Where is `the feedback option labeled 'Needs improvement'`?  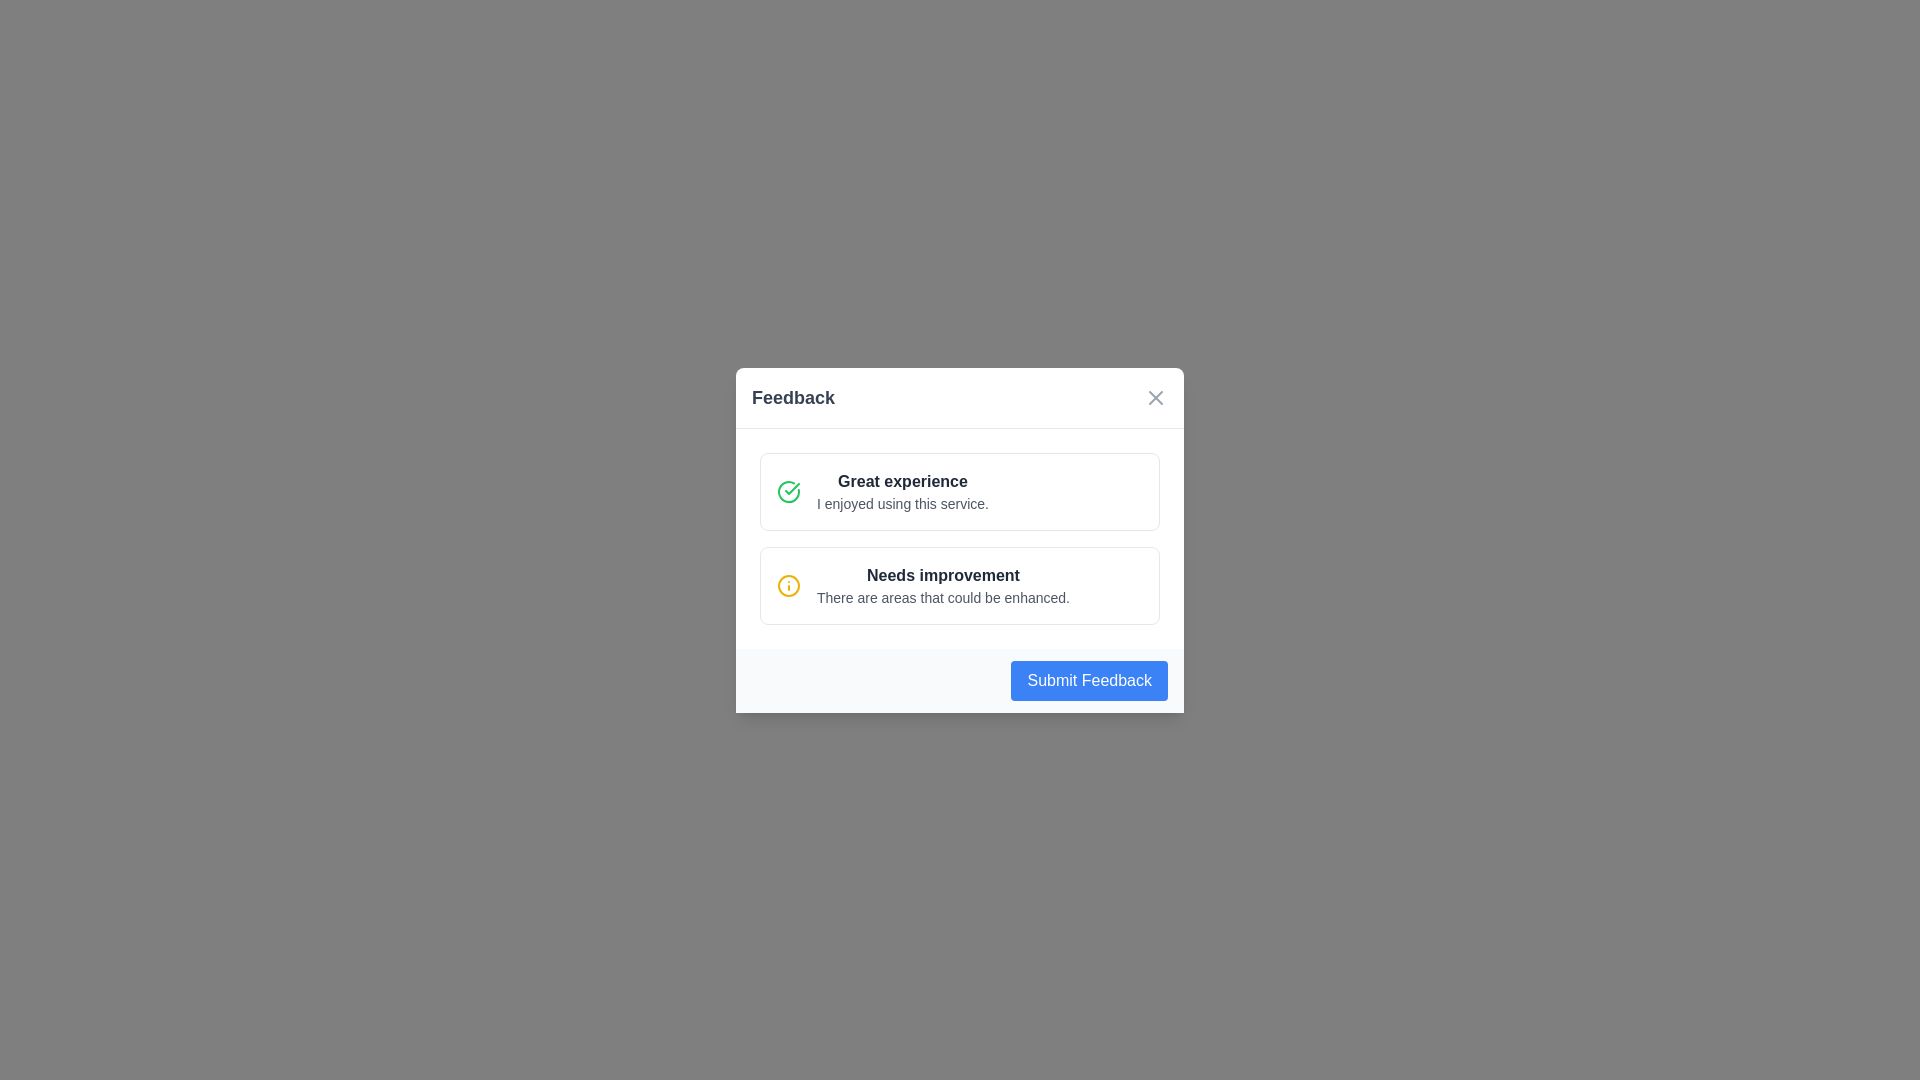 the feedback option labeled 'Needs improvement' is located at coordinates (960, 585).